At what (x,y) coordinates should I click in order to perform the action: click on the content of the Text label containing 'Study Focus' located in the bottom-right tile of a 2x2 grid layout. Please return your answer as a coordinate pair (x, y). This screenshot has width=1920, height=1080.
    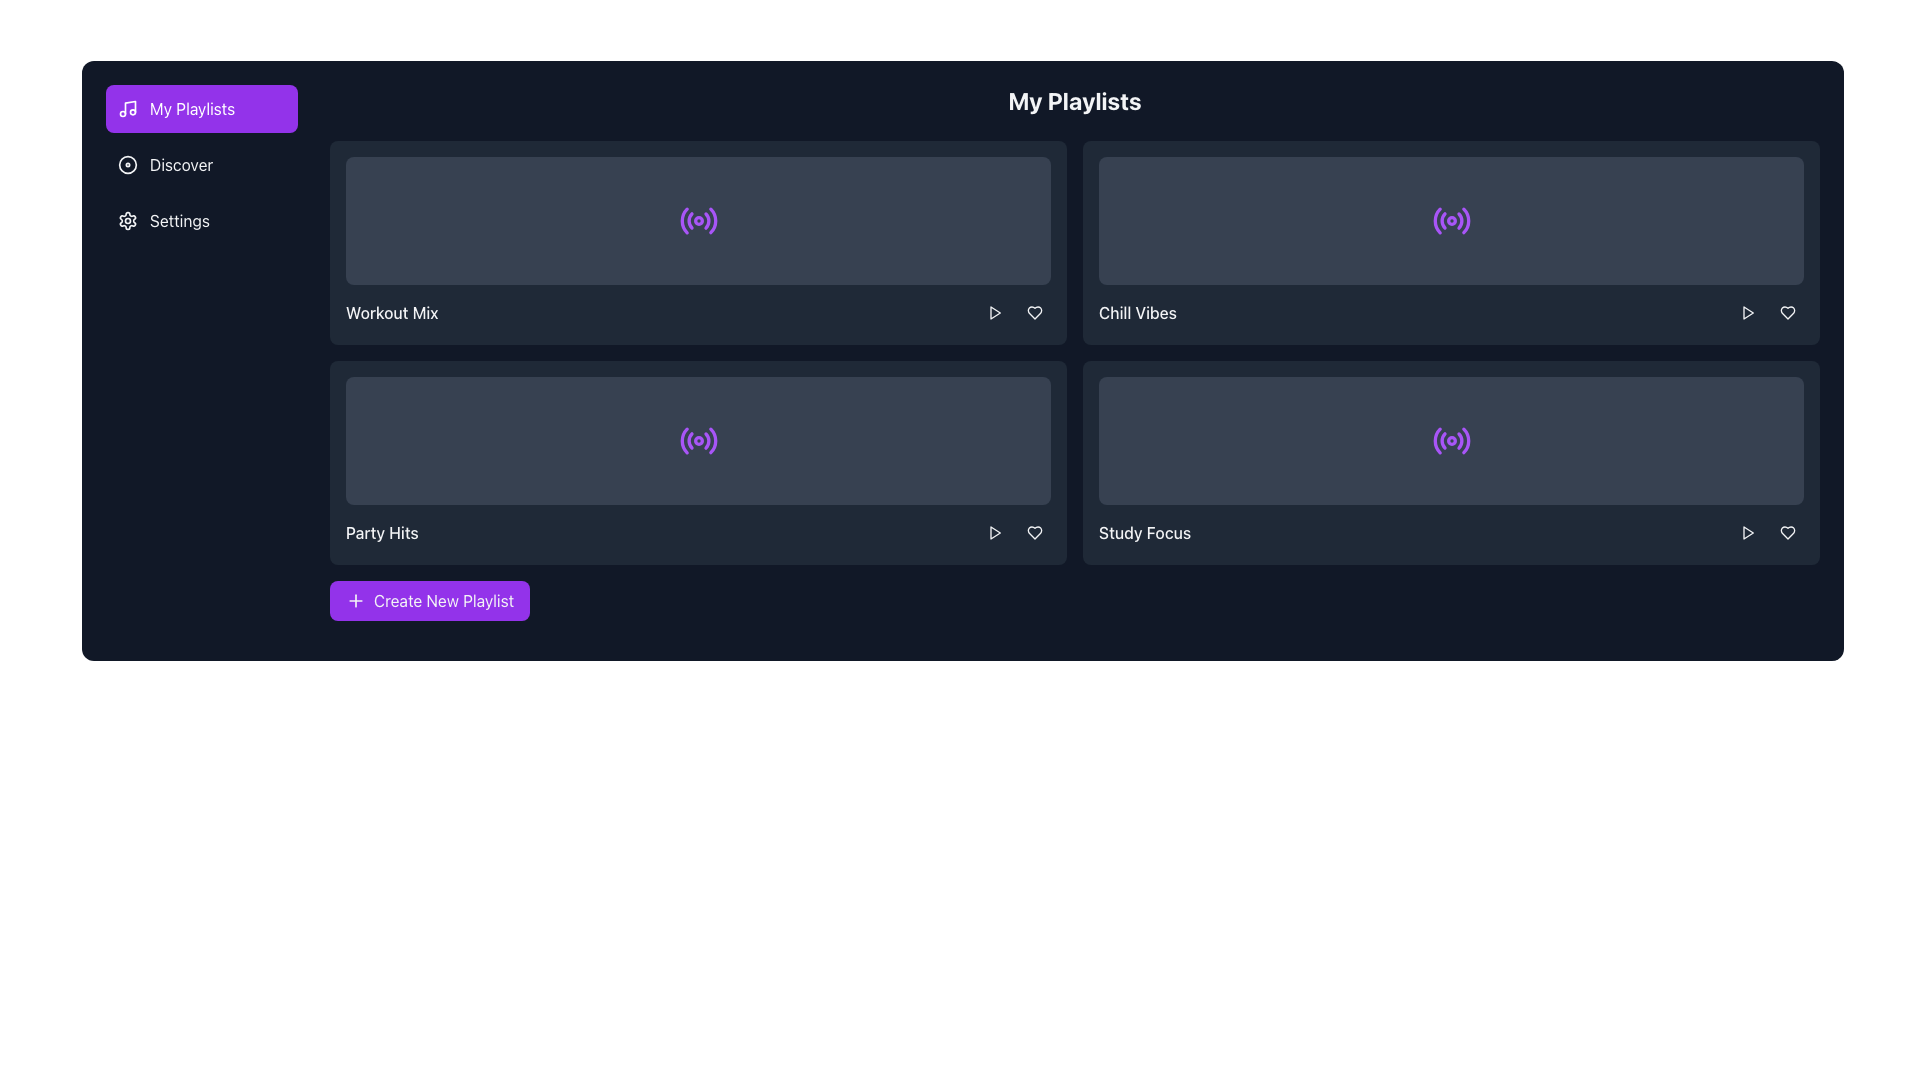
    Looking at the image, I should click on (1145, 531).